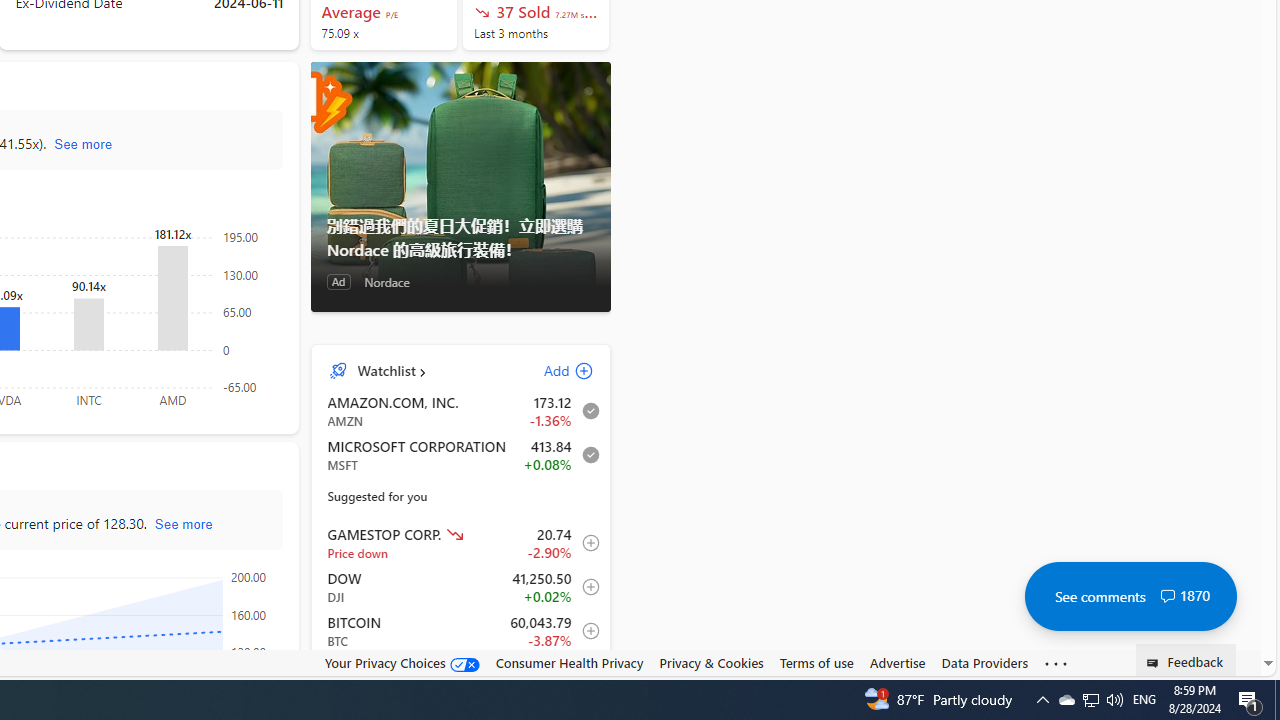  I want to click on 'Your Privacy Choices', so click(400, 663).